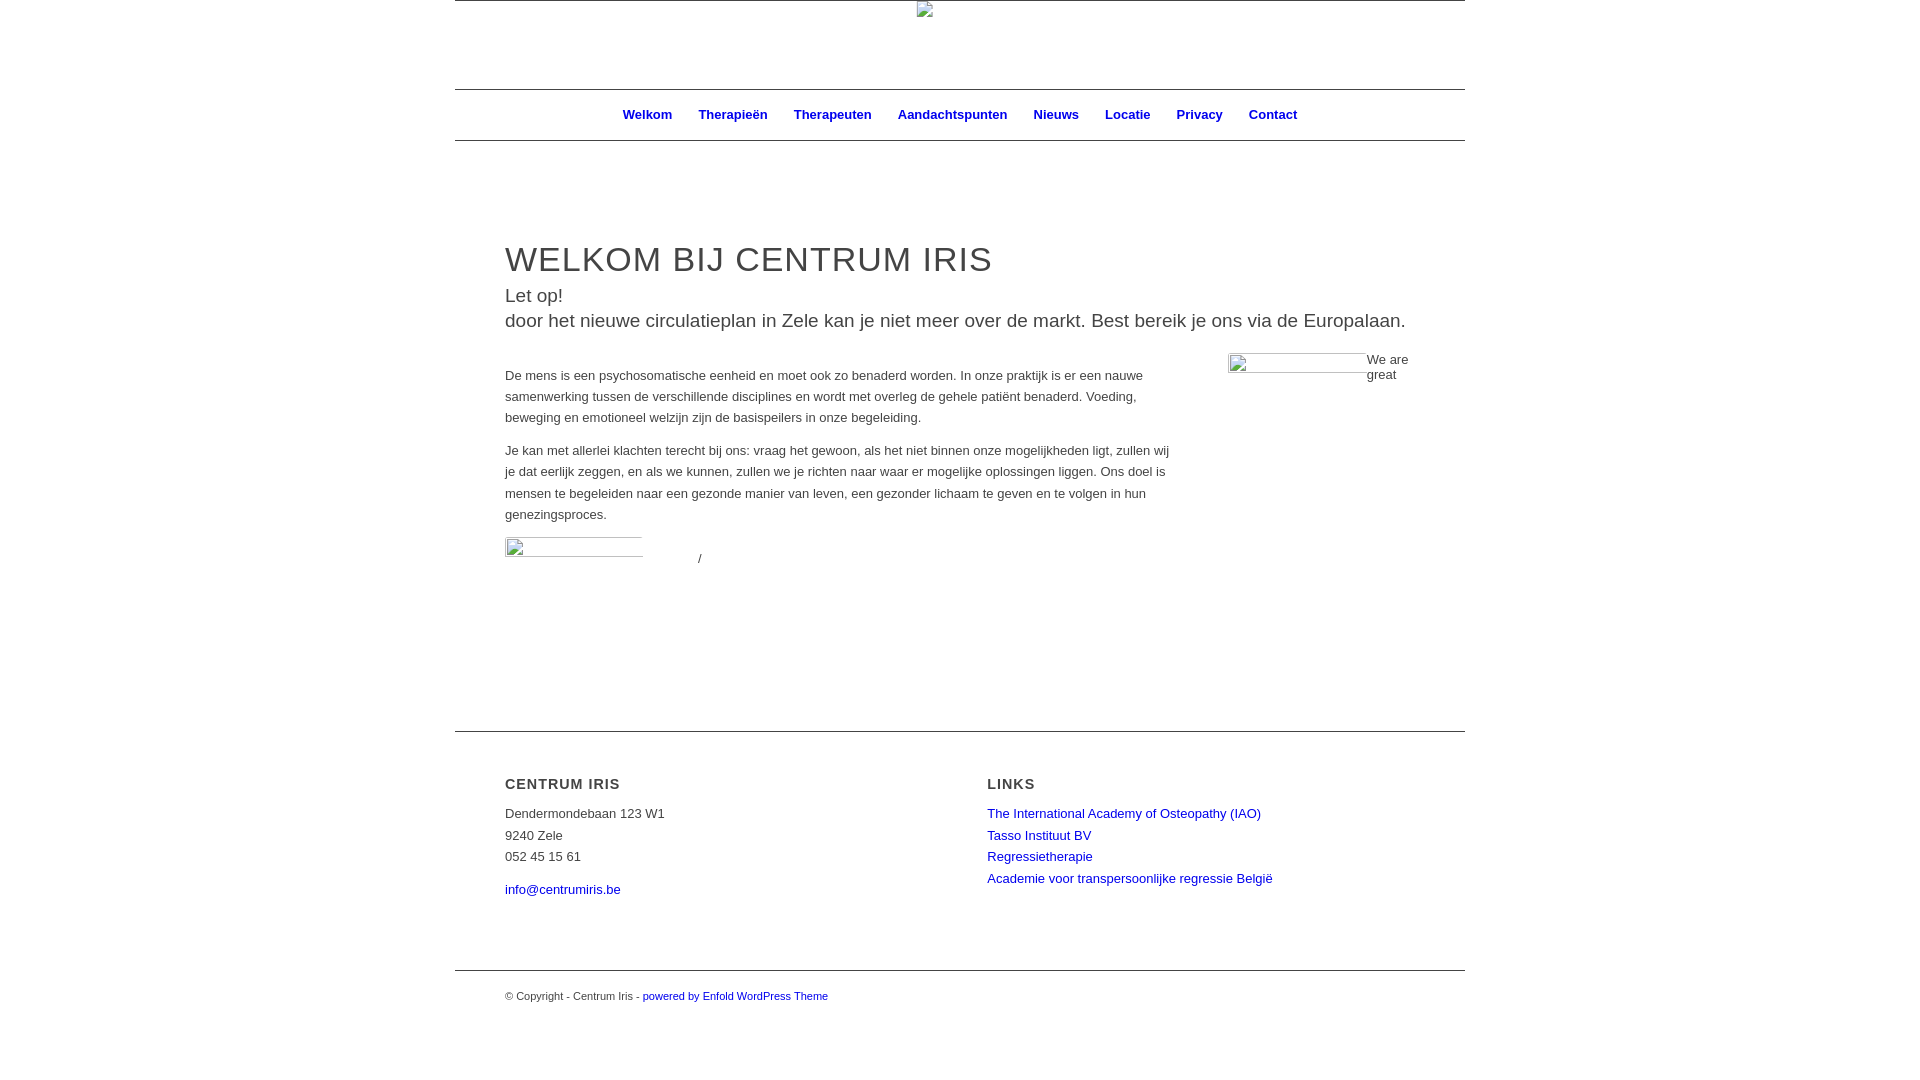 This screenshot has height=1080, width=1920. Describe the element at coordinates (1040, 855) in the screenshot. I see `'Regressietherapie'` at that location.